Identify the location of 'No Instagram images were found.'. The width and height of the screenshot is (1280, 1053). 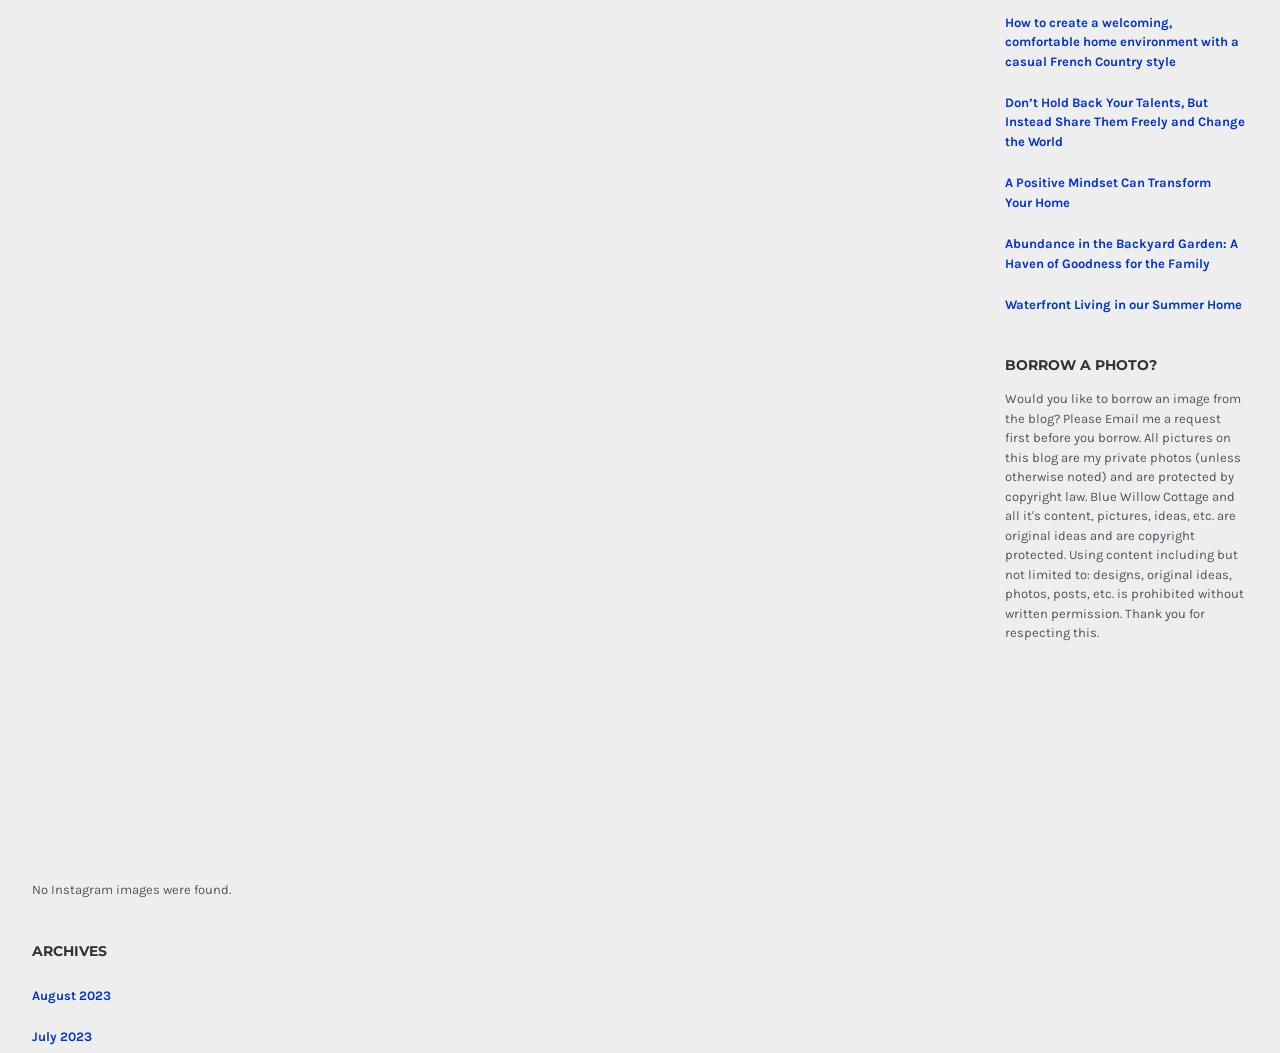
(130, 889).